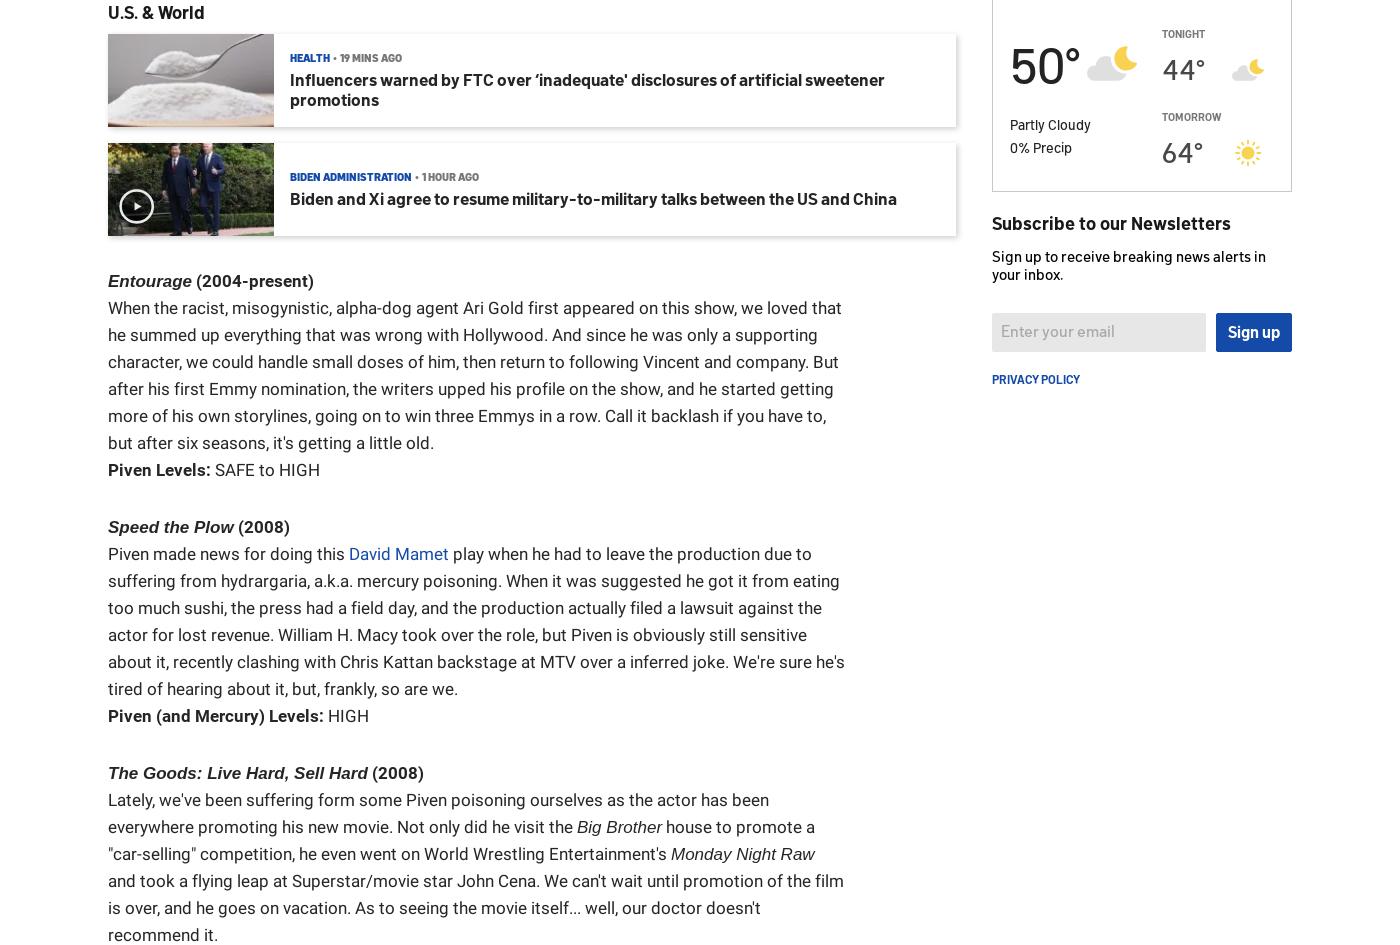 This screenshot has height=945, width=1400. I want to click on 'Influencers warned by FTC over ‘inadequate' disclosures of artificial sweetener promotions', so click(289, 87).